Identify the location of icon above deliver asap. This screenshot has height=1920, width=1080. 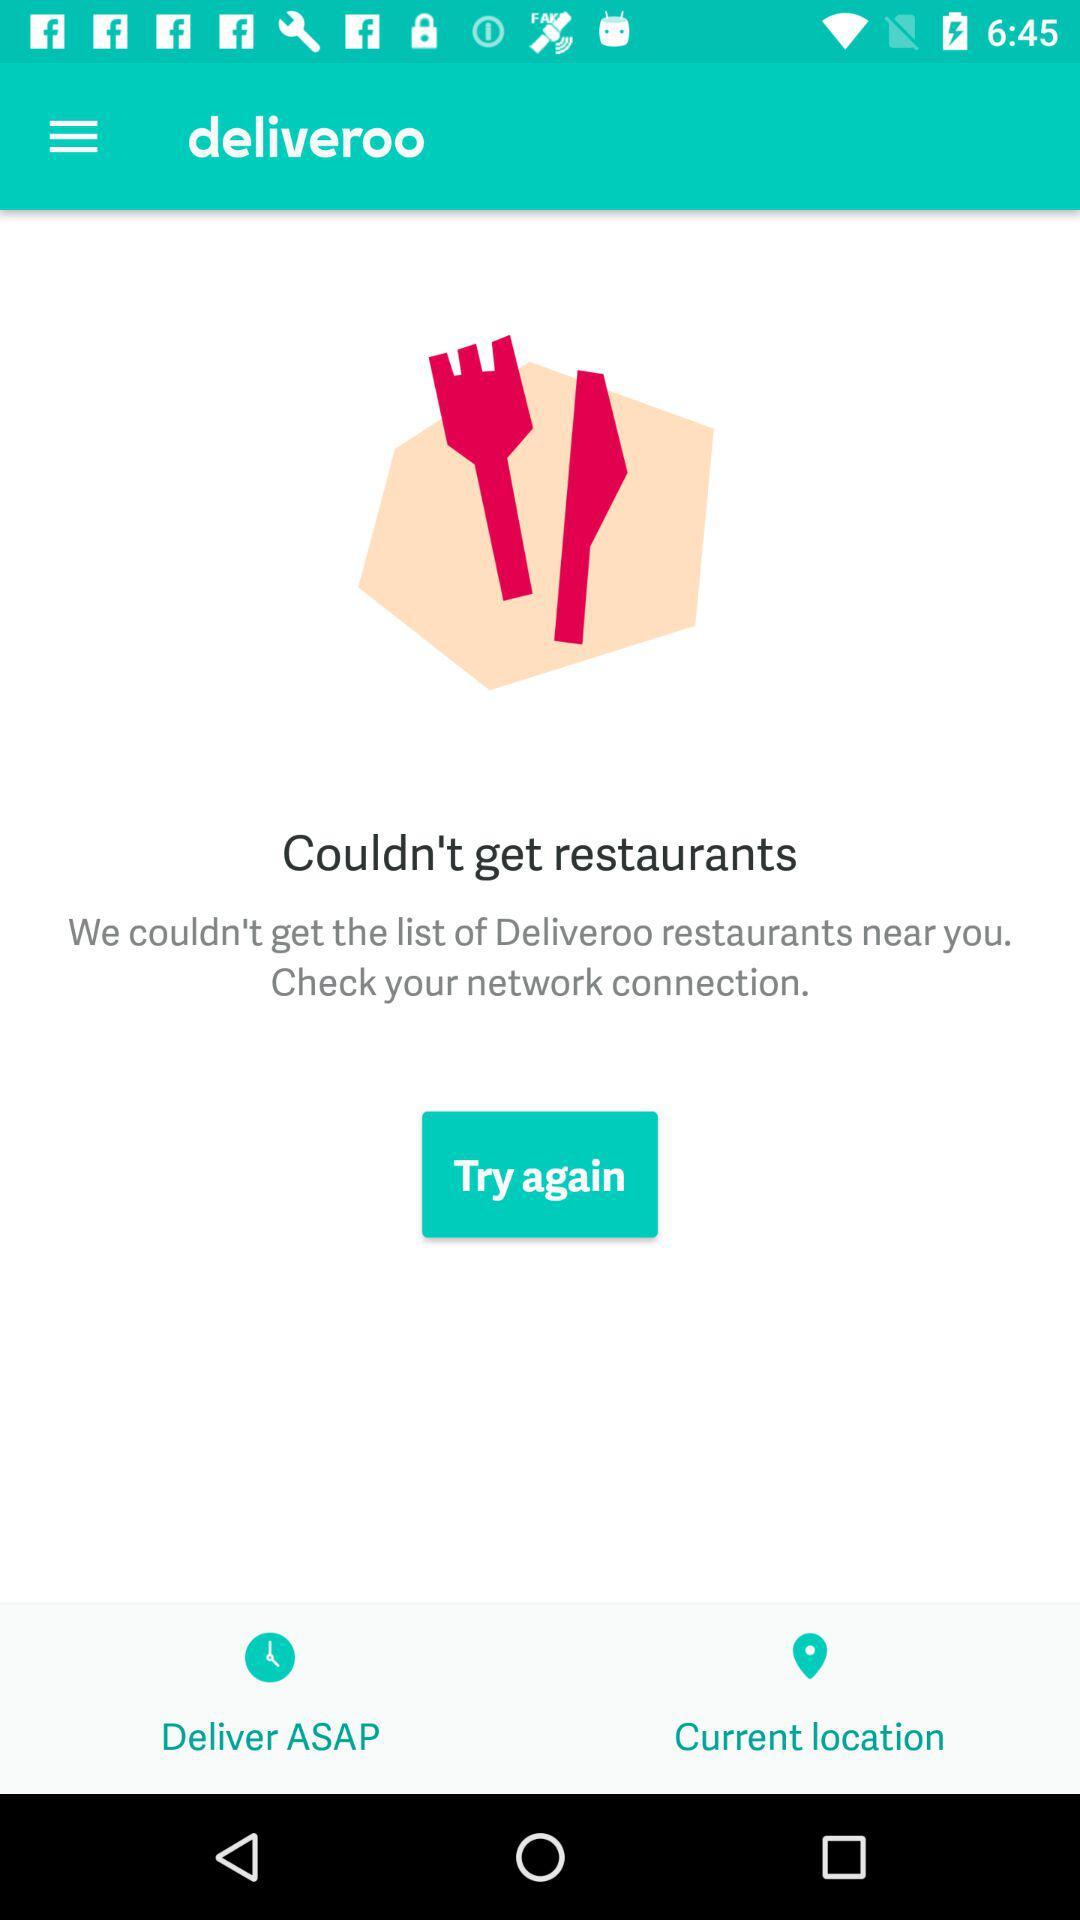
(540, 1174).